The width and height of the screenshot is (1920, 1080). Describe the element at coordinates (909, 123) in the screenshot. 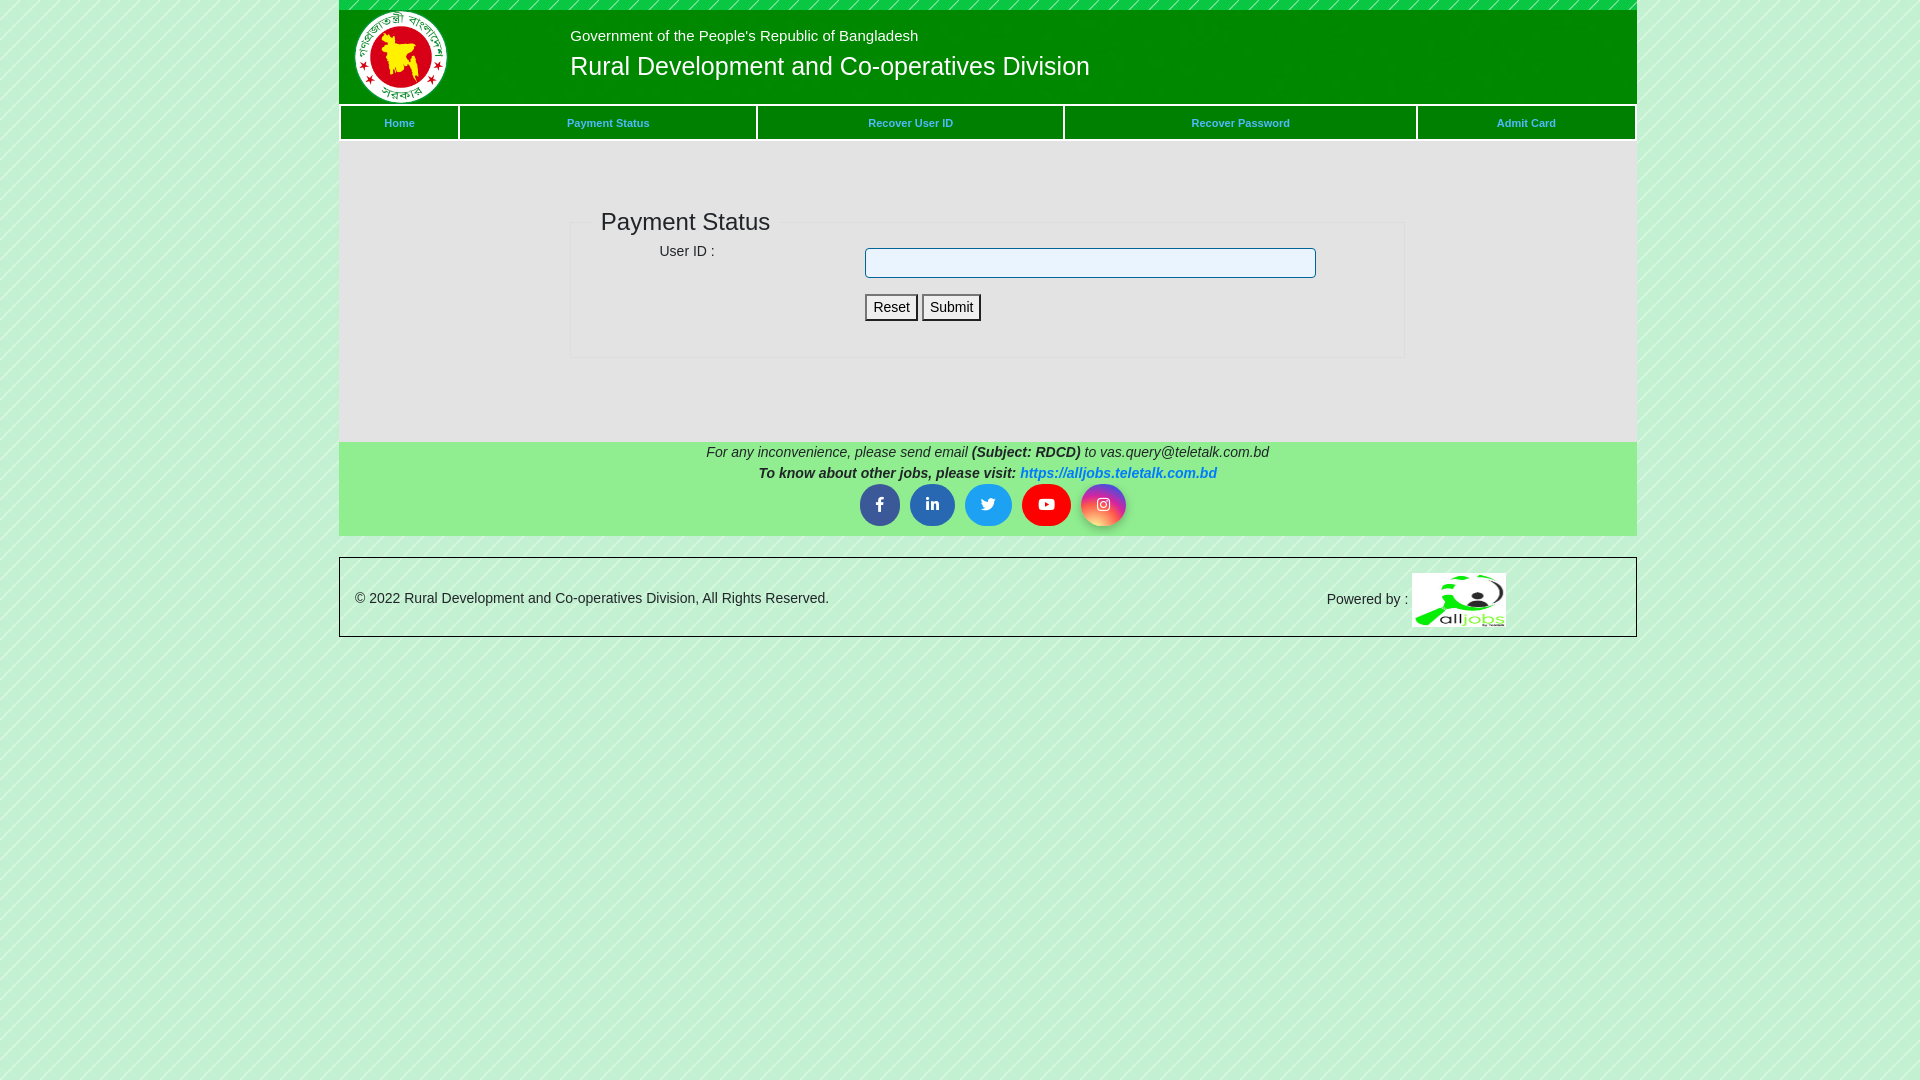

I see `'Recover User ID'` at that location.